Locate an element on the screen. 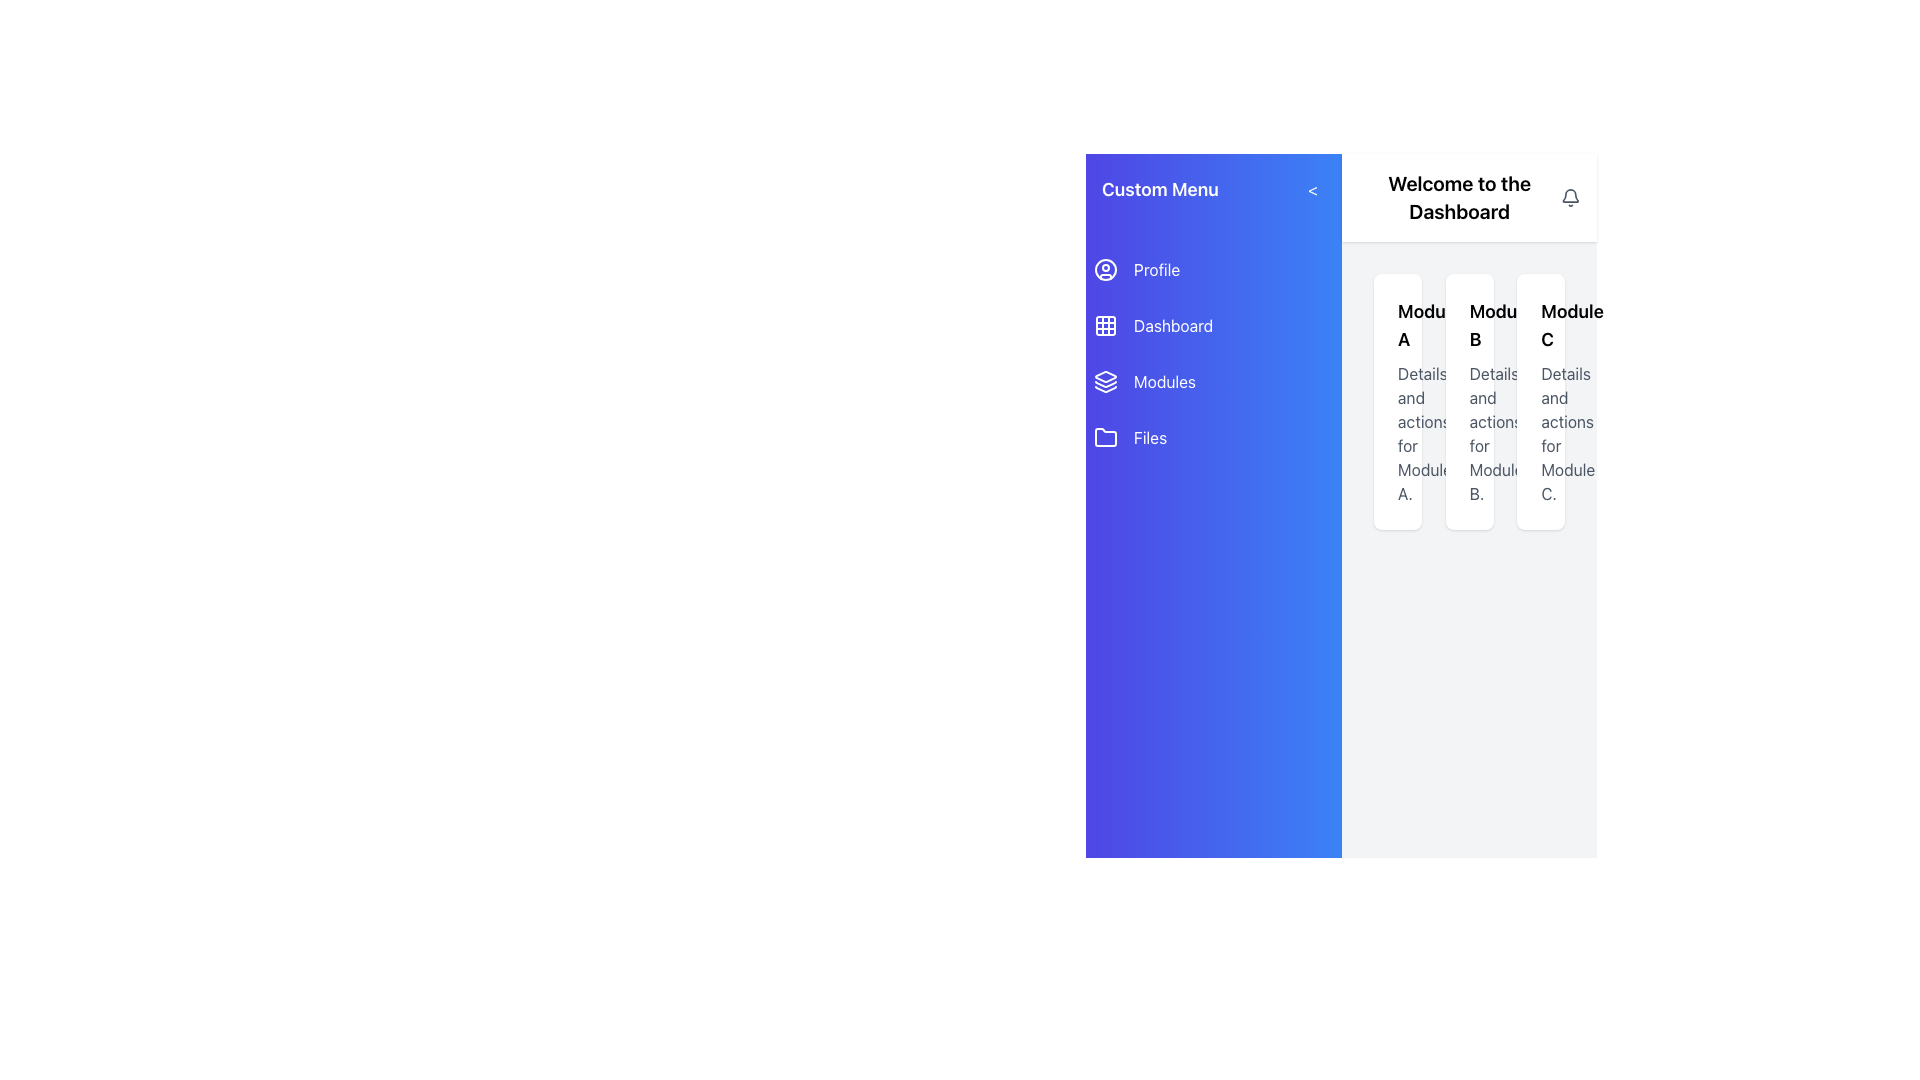 This screenshot has width=1920, height=1080. the fourth button in the vertical menu under 'Custom Menu', located between 'Modules' and the bottom margin of the sidebar is located at coordinates (1213, 437).